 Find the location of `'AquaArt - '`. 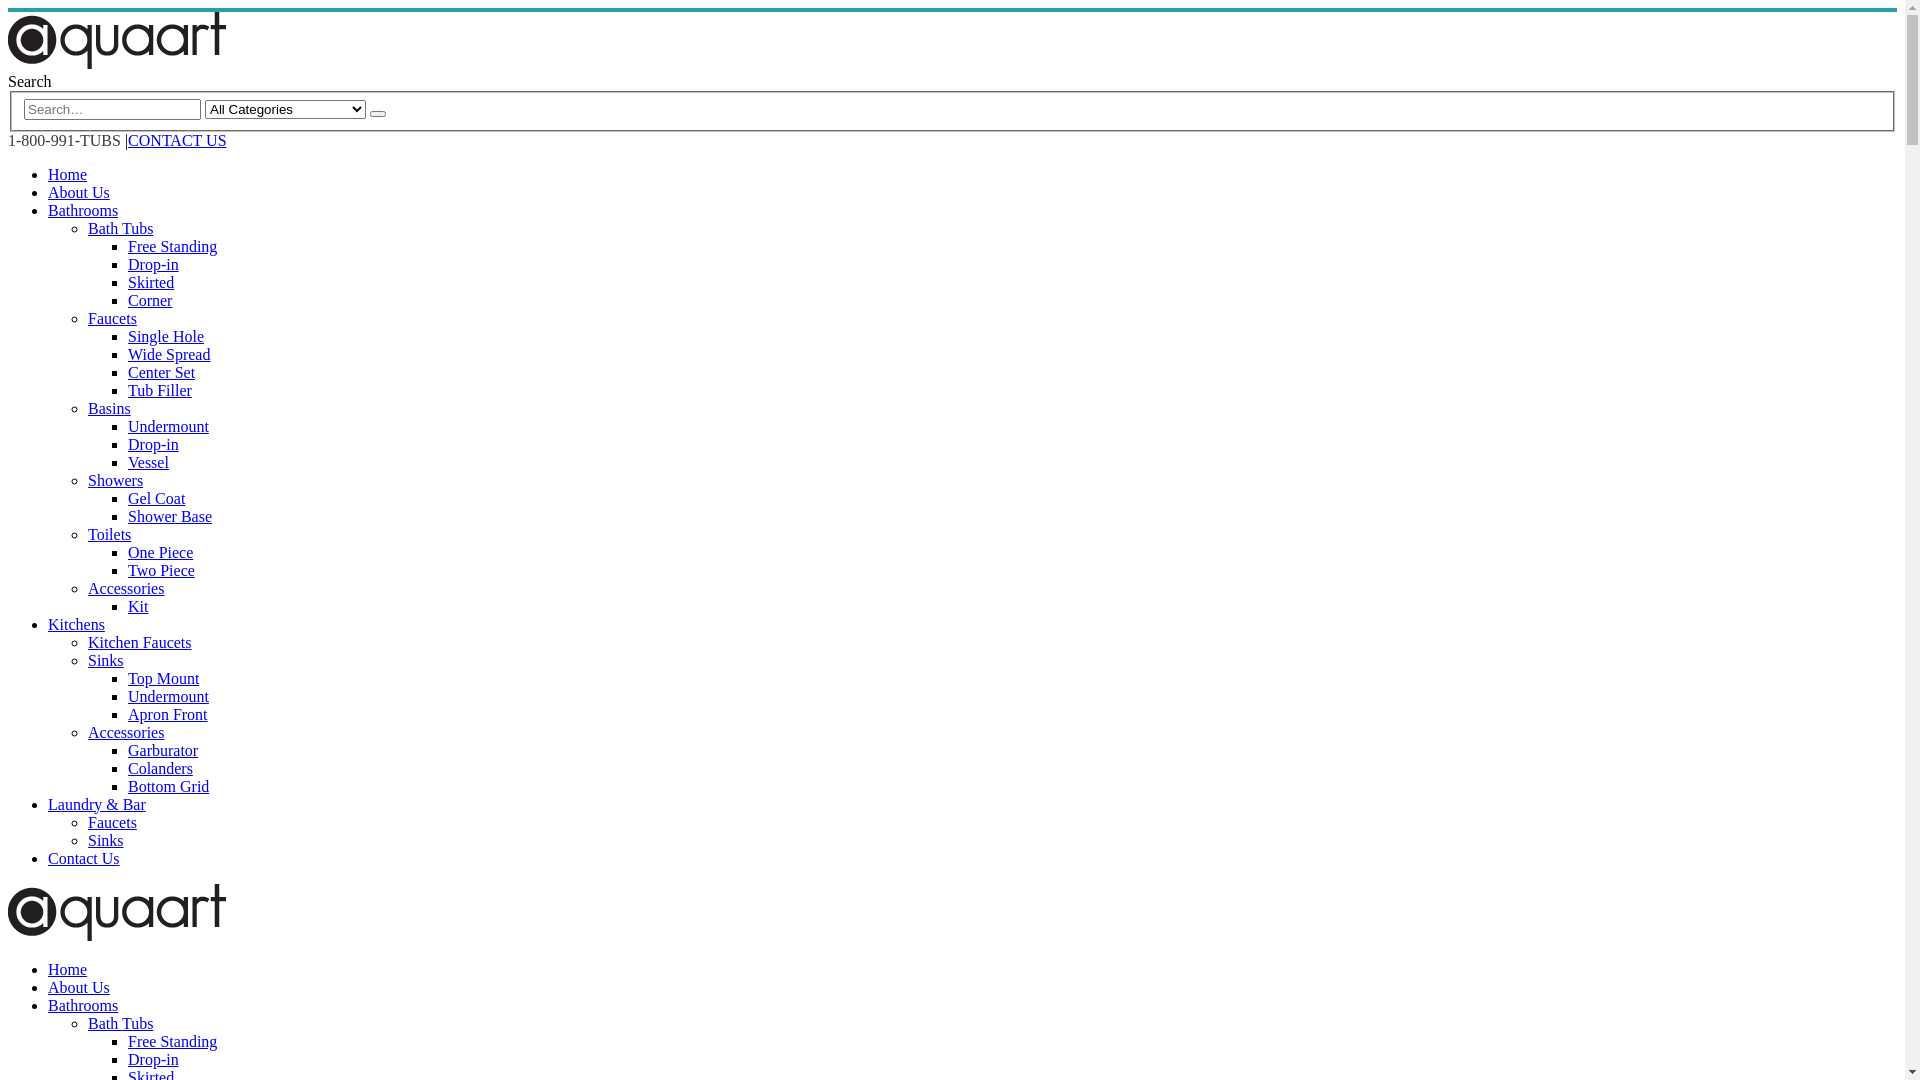

'AquaArt - ' is located at coordinates (115, 935).